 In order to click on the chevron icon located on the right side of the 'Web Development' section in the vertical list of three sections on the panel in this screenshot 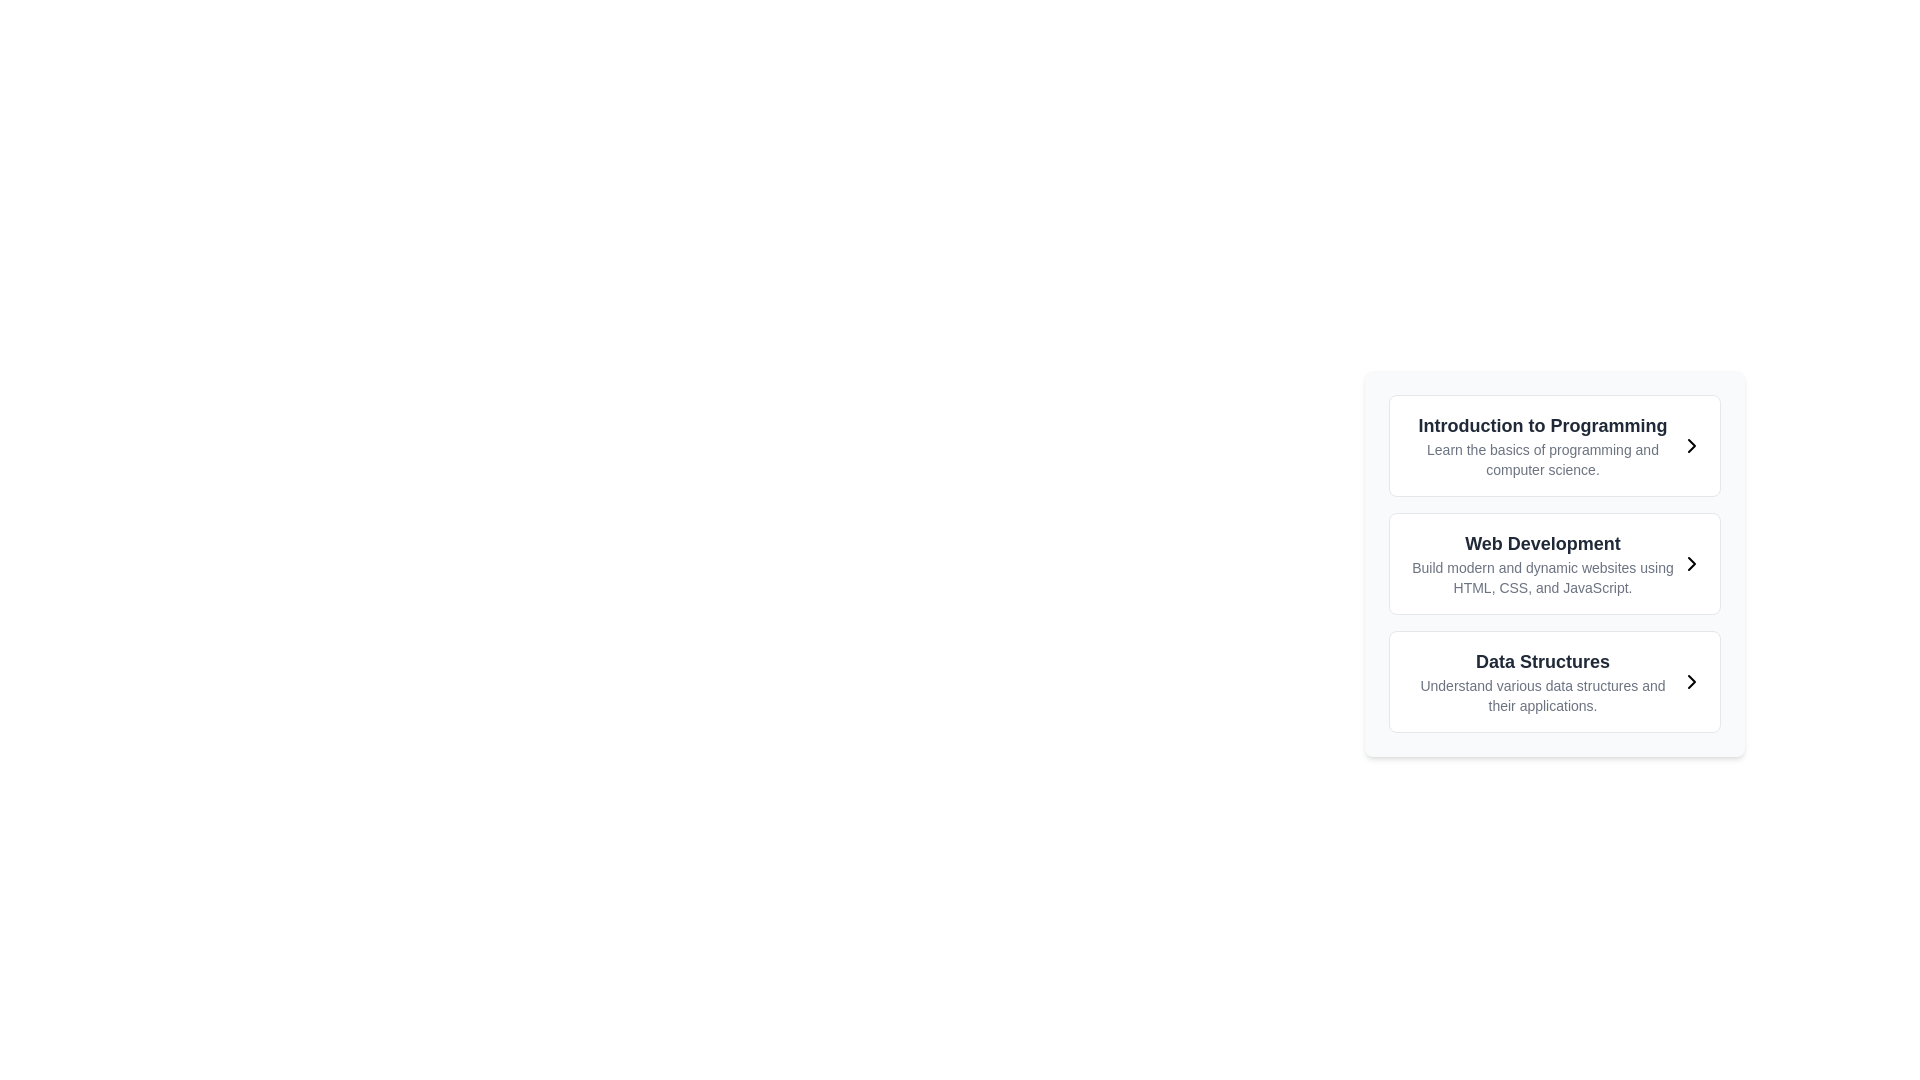, I will do `click(1690, 563)`.